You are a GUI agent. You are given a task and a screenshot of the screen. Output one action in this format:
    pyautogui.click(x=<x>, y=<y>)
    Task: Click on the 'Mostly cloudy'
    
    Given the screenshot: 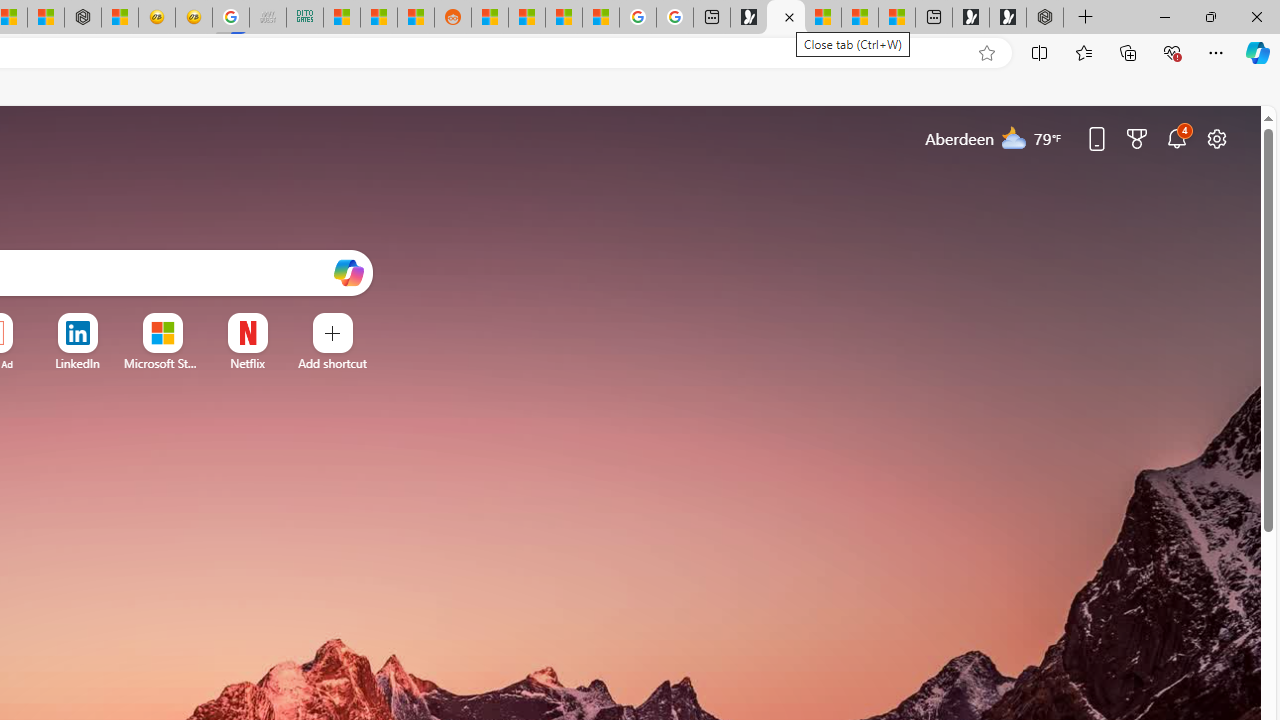 What is the action you would take?
    pyautogui.click(x=1014, y=136)
    